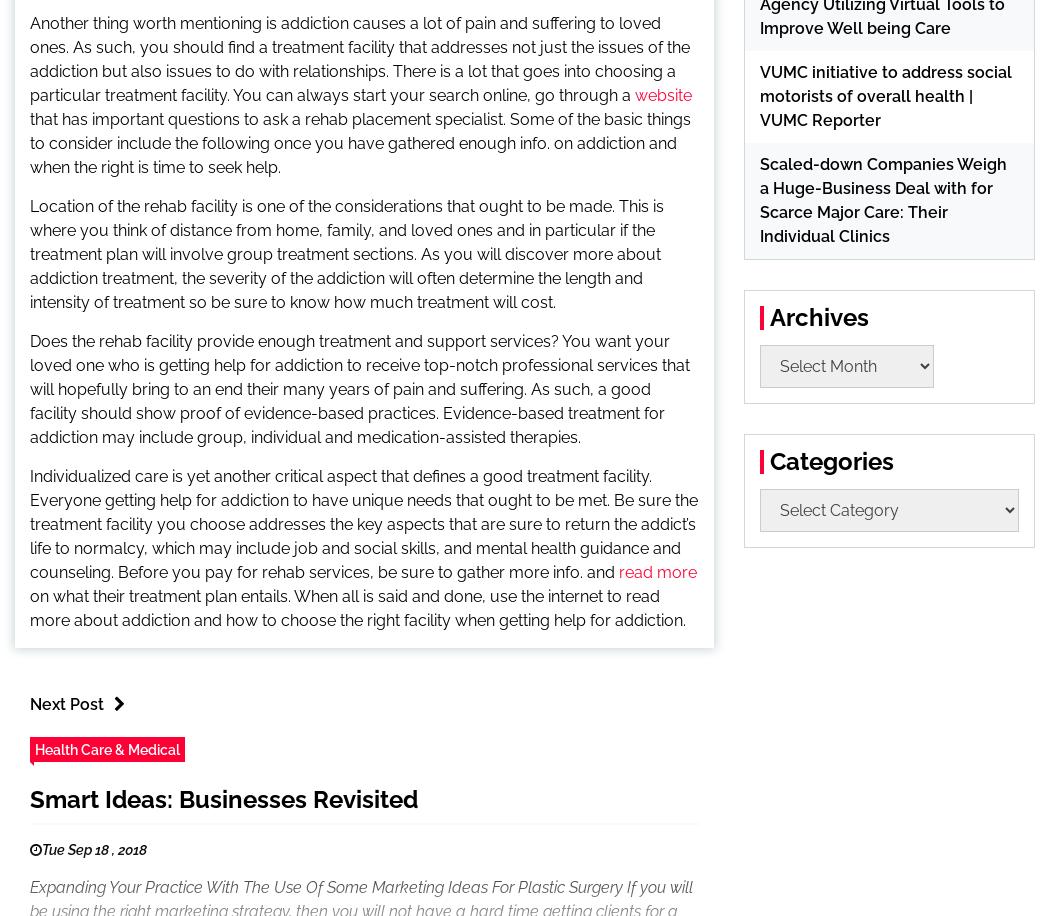 The height and width of the screenshot is (916, 1050). I want to click on 'Next Post', so click(65, 704).